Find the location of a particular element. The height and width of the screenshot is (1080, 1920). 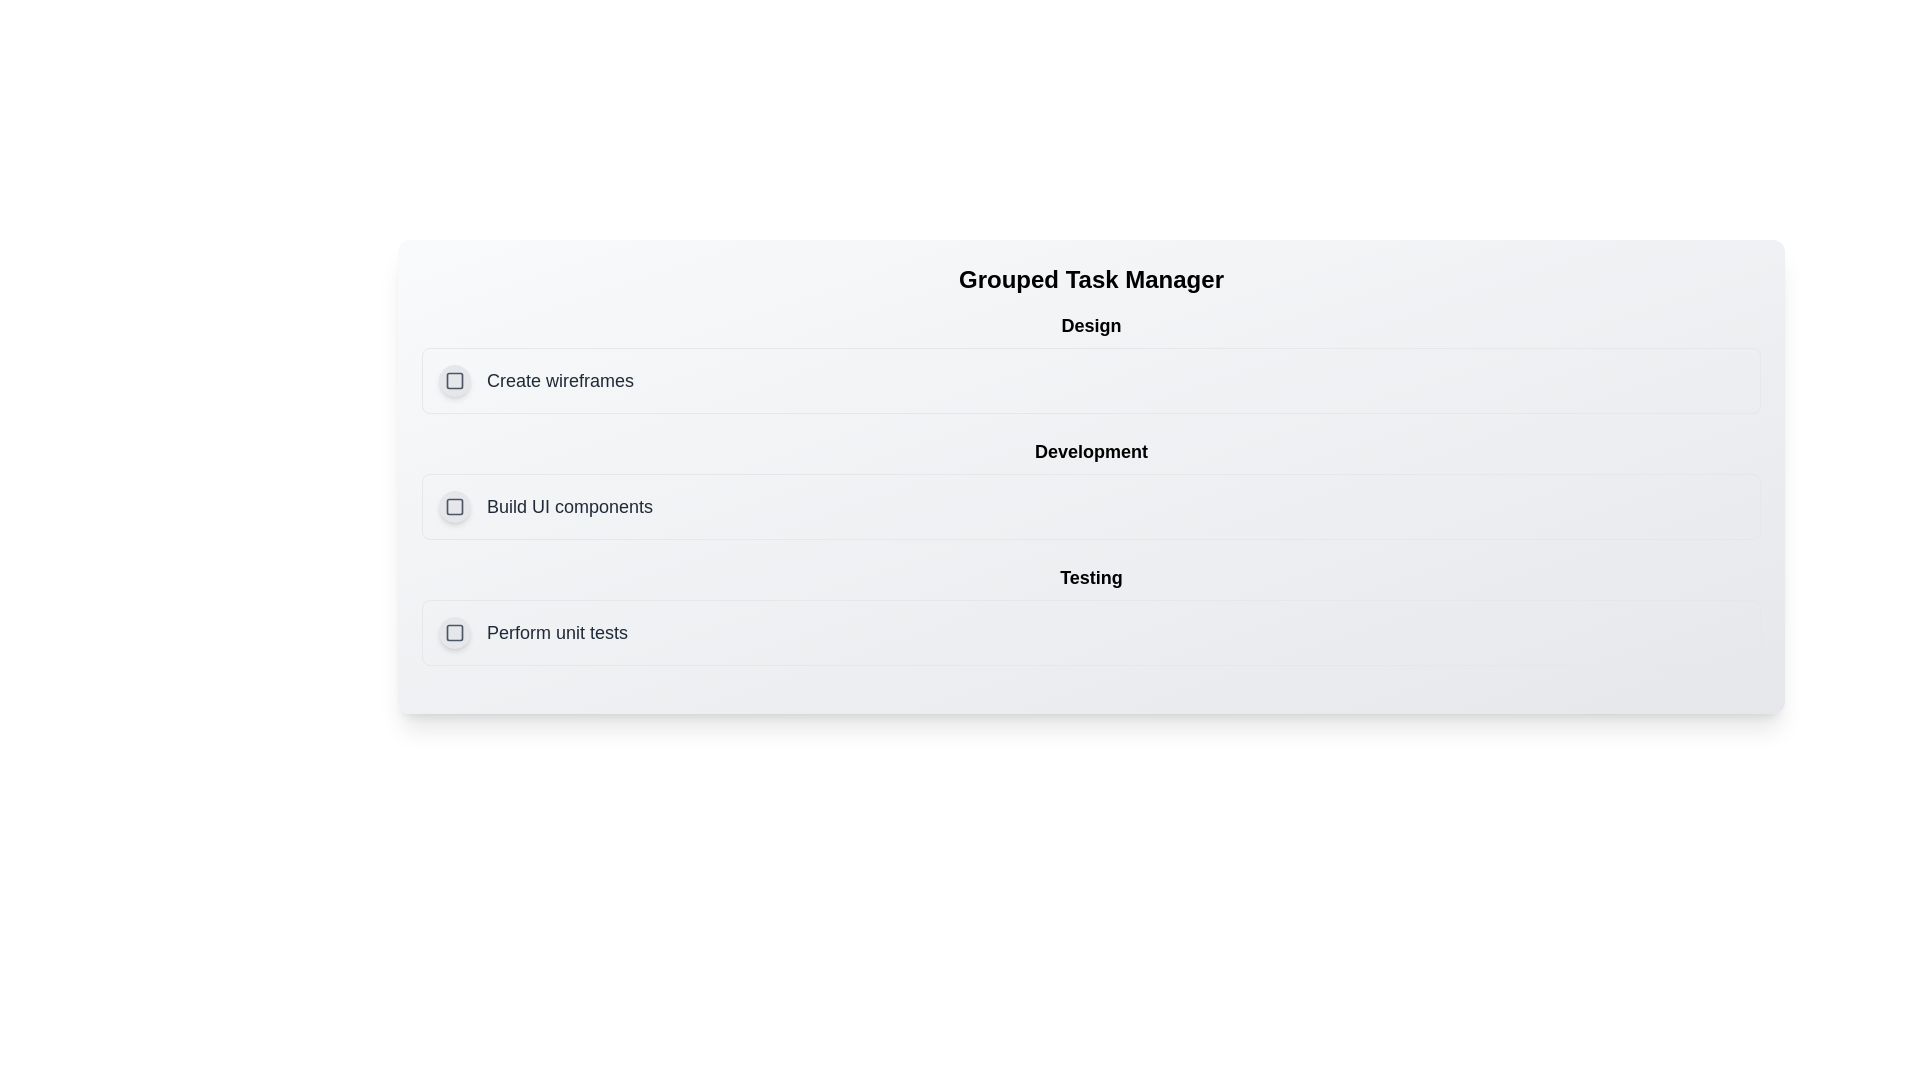

the checkbox icon for the task 'Build UI components' is located at coordinates (454, 505).